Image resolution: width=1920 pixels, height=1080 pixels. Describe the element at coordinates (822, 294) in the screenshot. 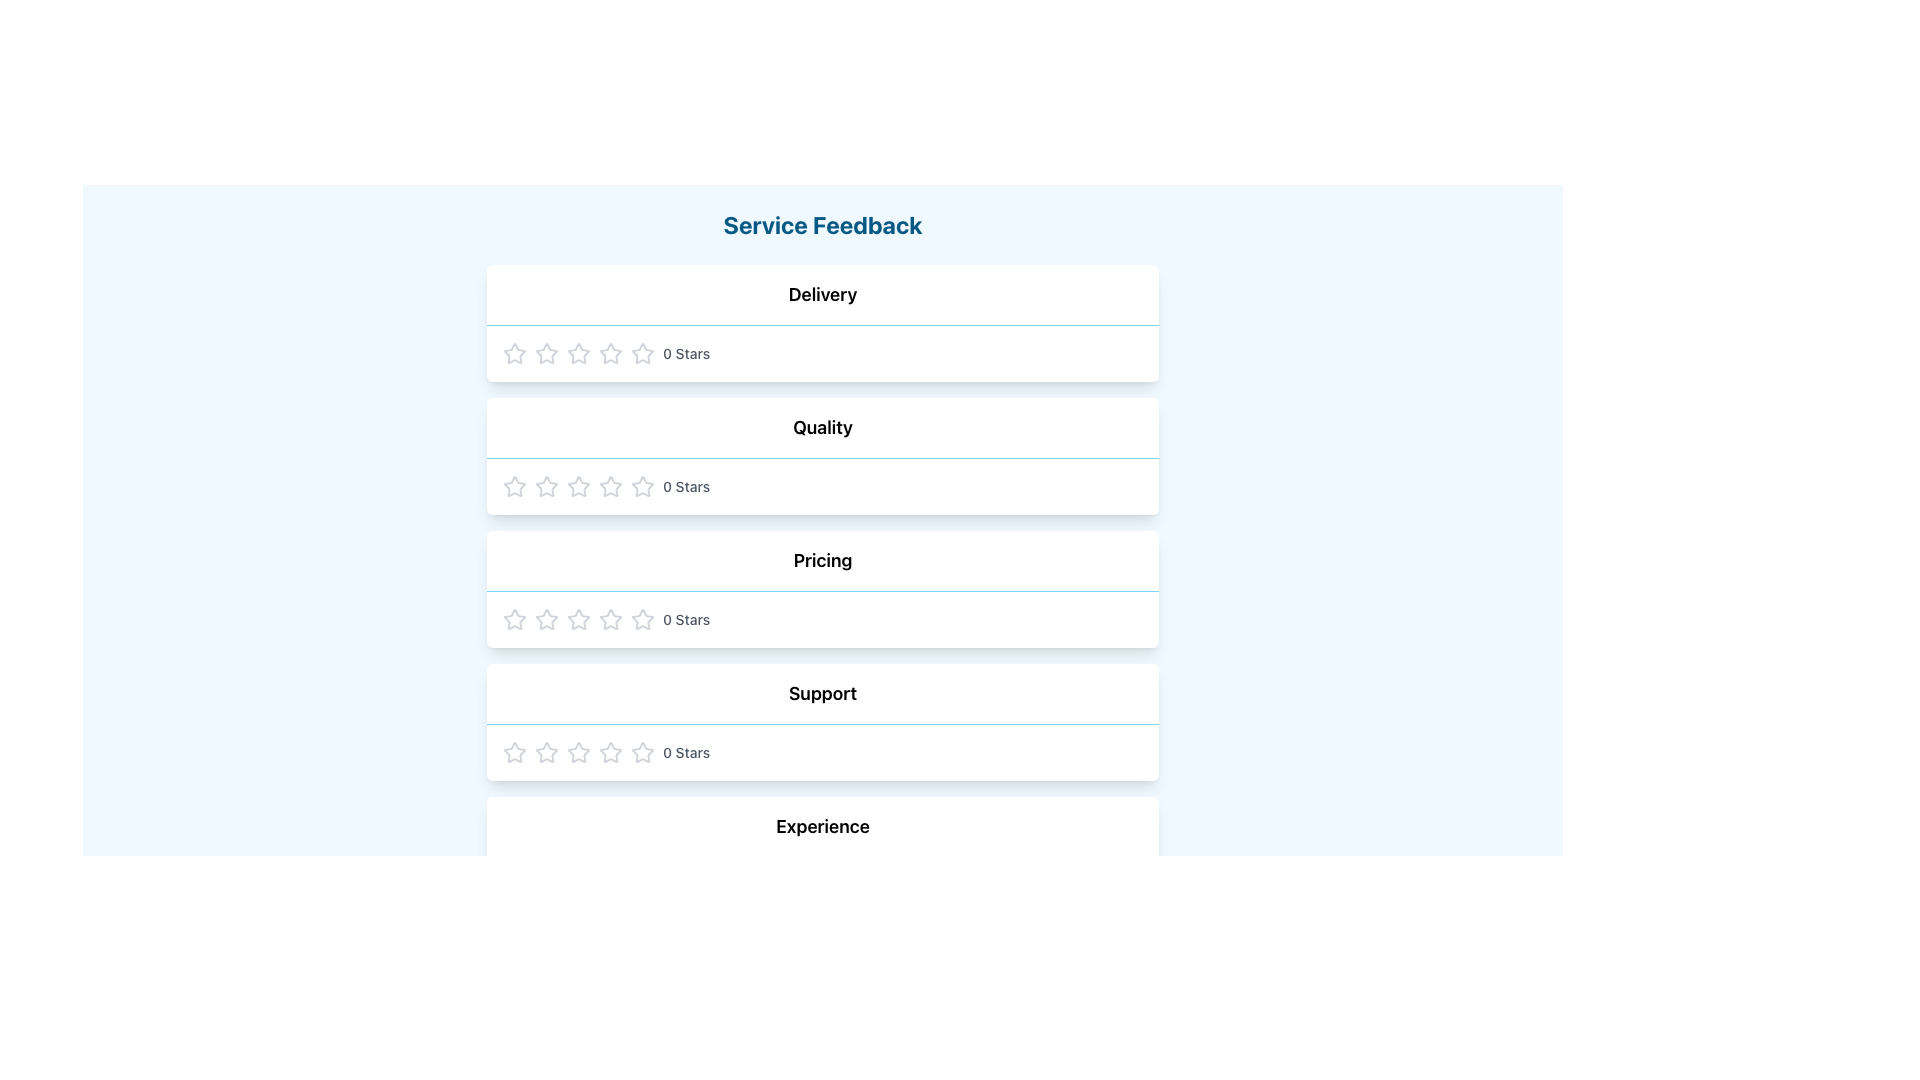

I see `the text label displaying 'Delivery' in bold, located above the star rating row in the 'Service Feedback' section` at that location.